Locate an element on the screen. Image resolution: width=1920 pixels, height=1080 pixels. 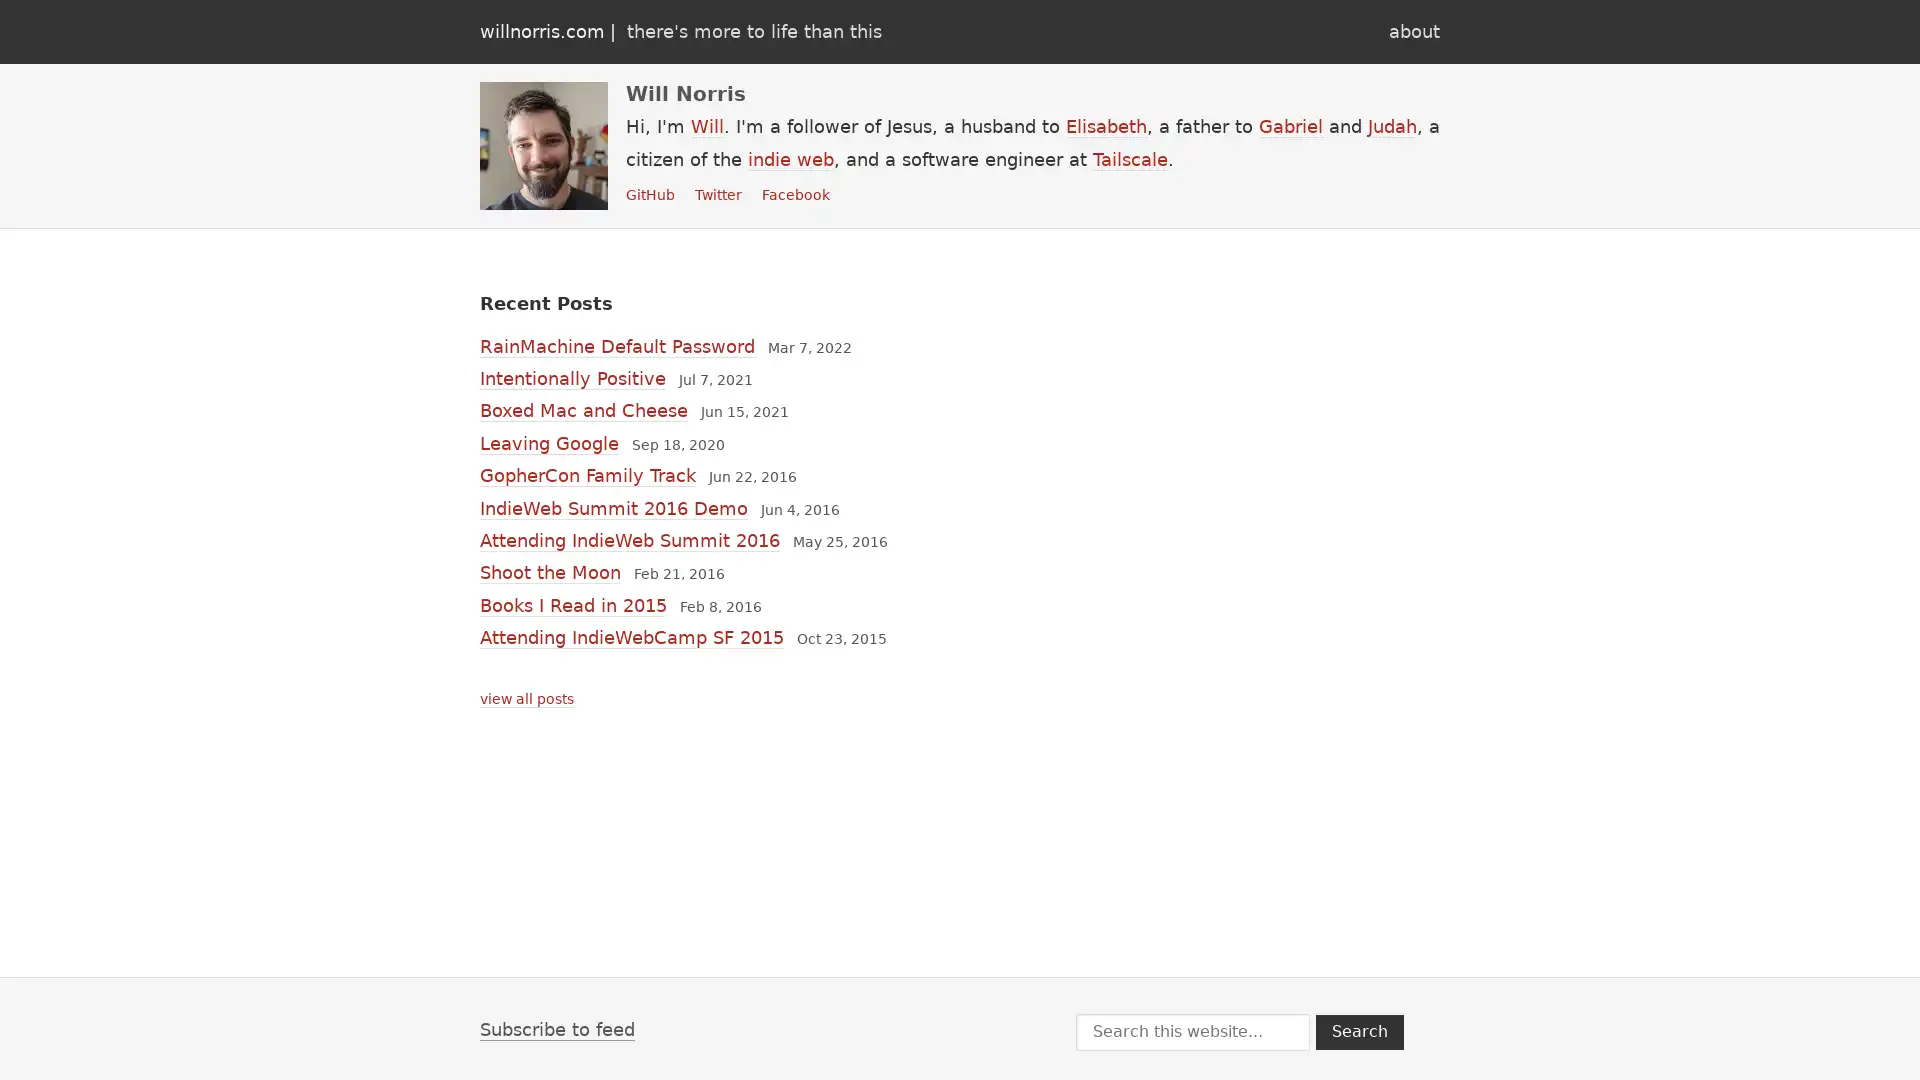
Search is located at coordinates (1359, 1032).